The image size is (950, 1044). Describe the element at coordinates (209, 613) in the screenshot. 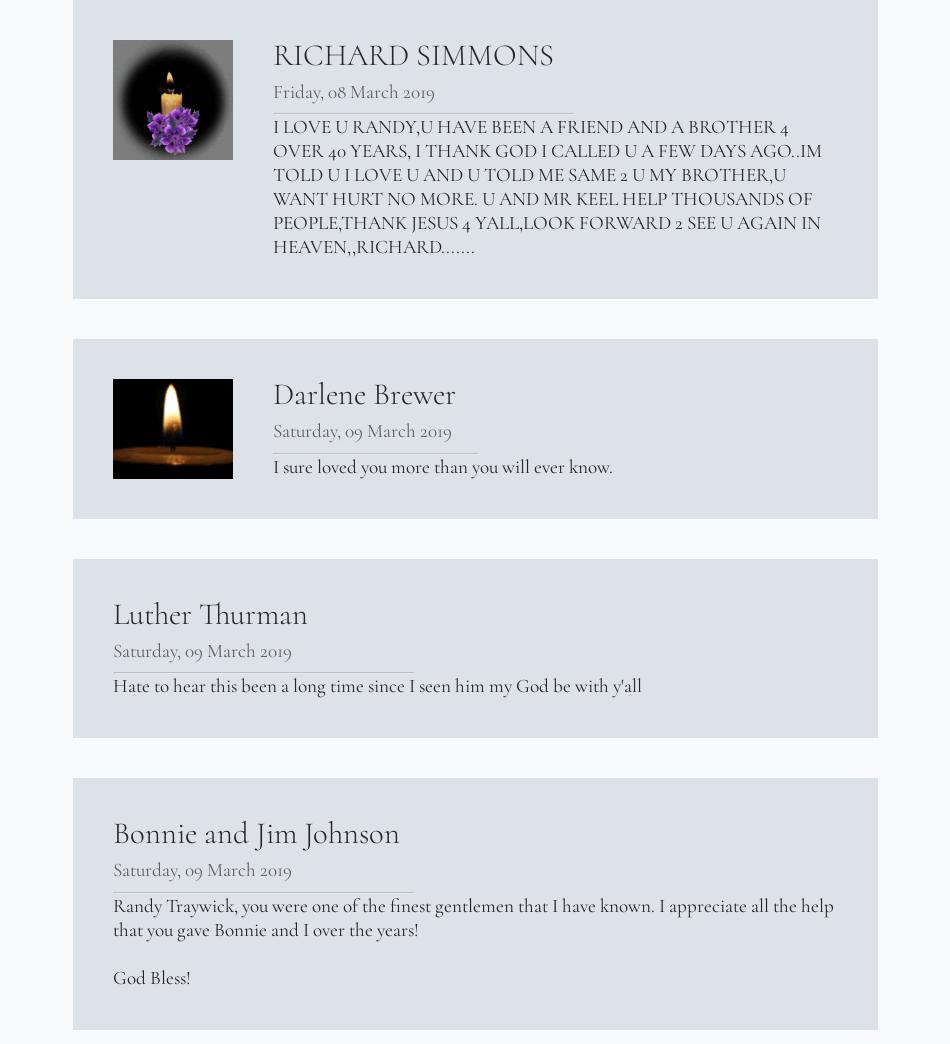

I see `'Luther Thurman'` at that location.